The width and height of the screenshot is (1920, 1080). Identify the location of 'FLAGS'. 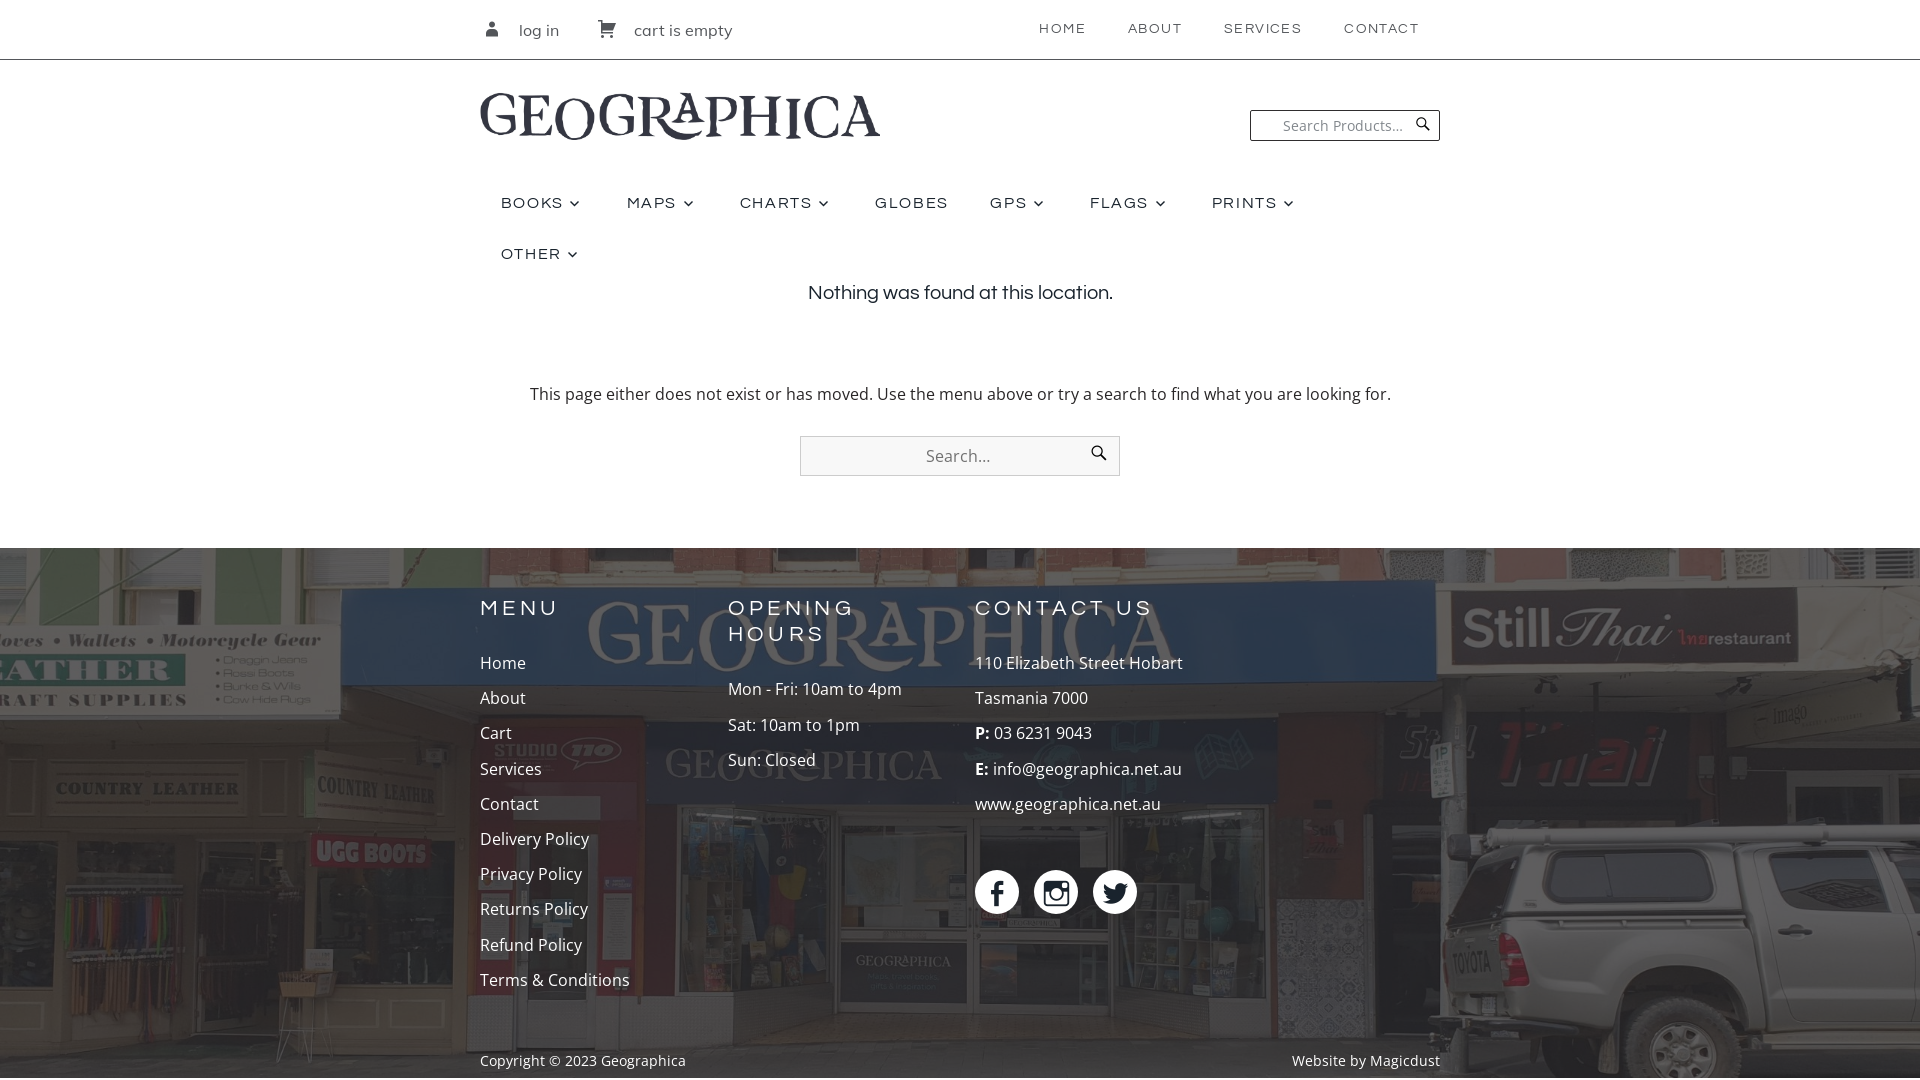
(1129, 203).